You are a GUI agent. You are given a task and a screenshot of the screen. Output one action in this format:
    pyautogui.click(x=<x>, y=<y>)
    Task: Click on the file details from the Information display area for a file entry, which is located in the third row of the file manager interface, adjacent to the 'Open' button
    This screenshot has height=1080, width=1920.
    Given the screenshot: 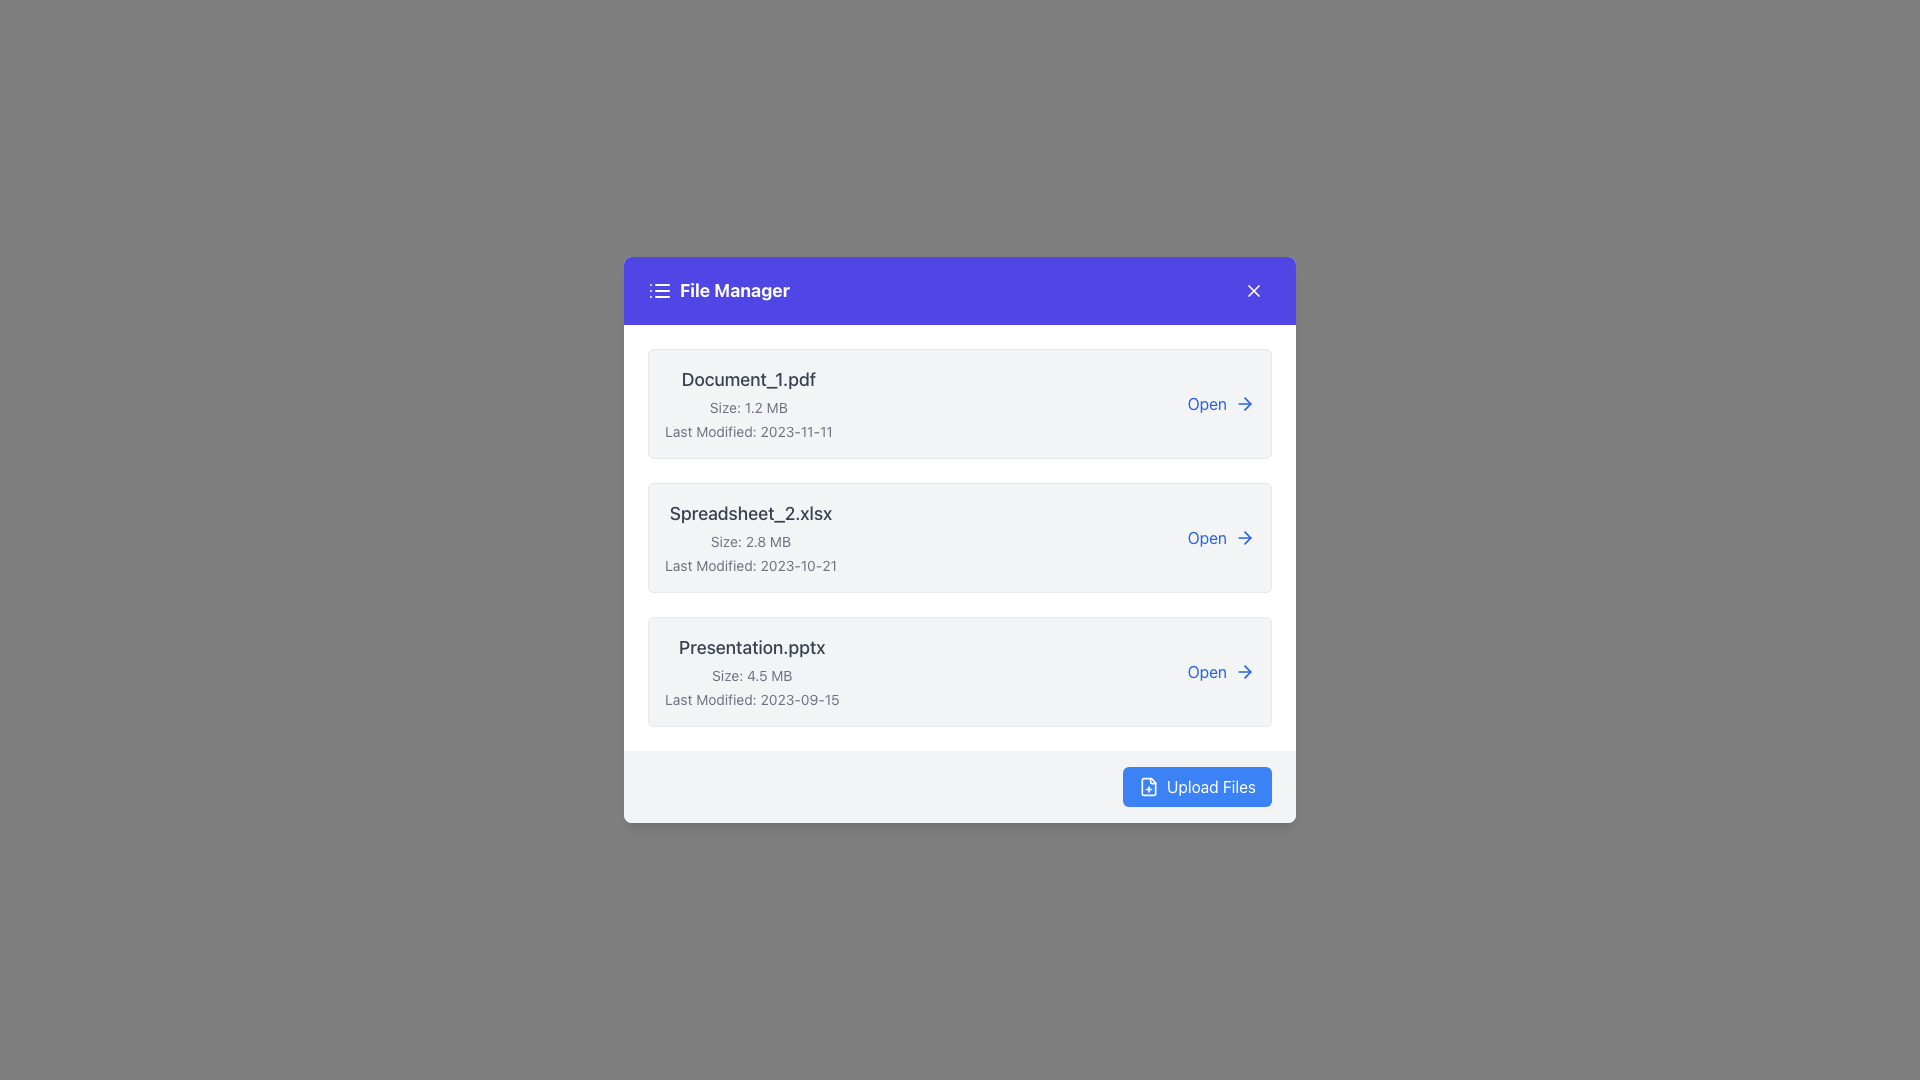 What is the action you would take?
    pyautogui.click(x=751, y=671)
    